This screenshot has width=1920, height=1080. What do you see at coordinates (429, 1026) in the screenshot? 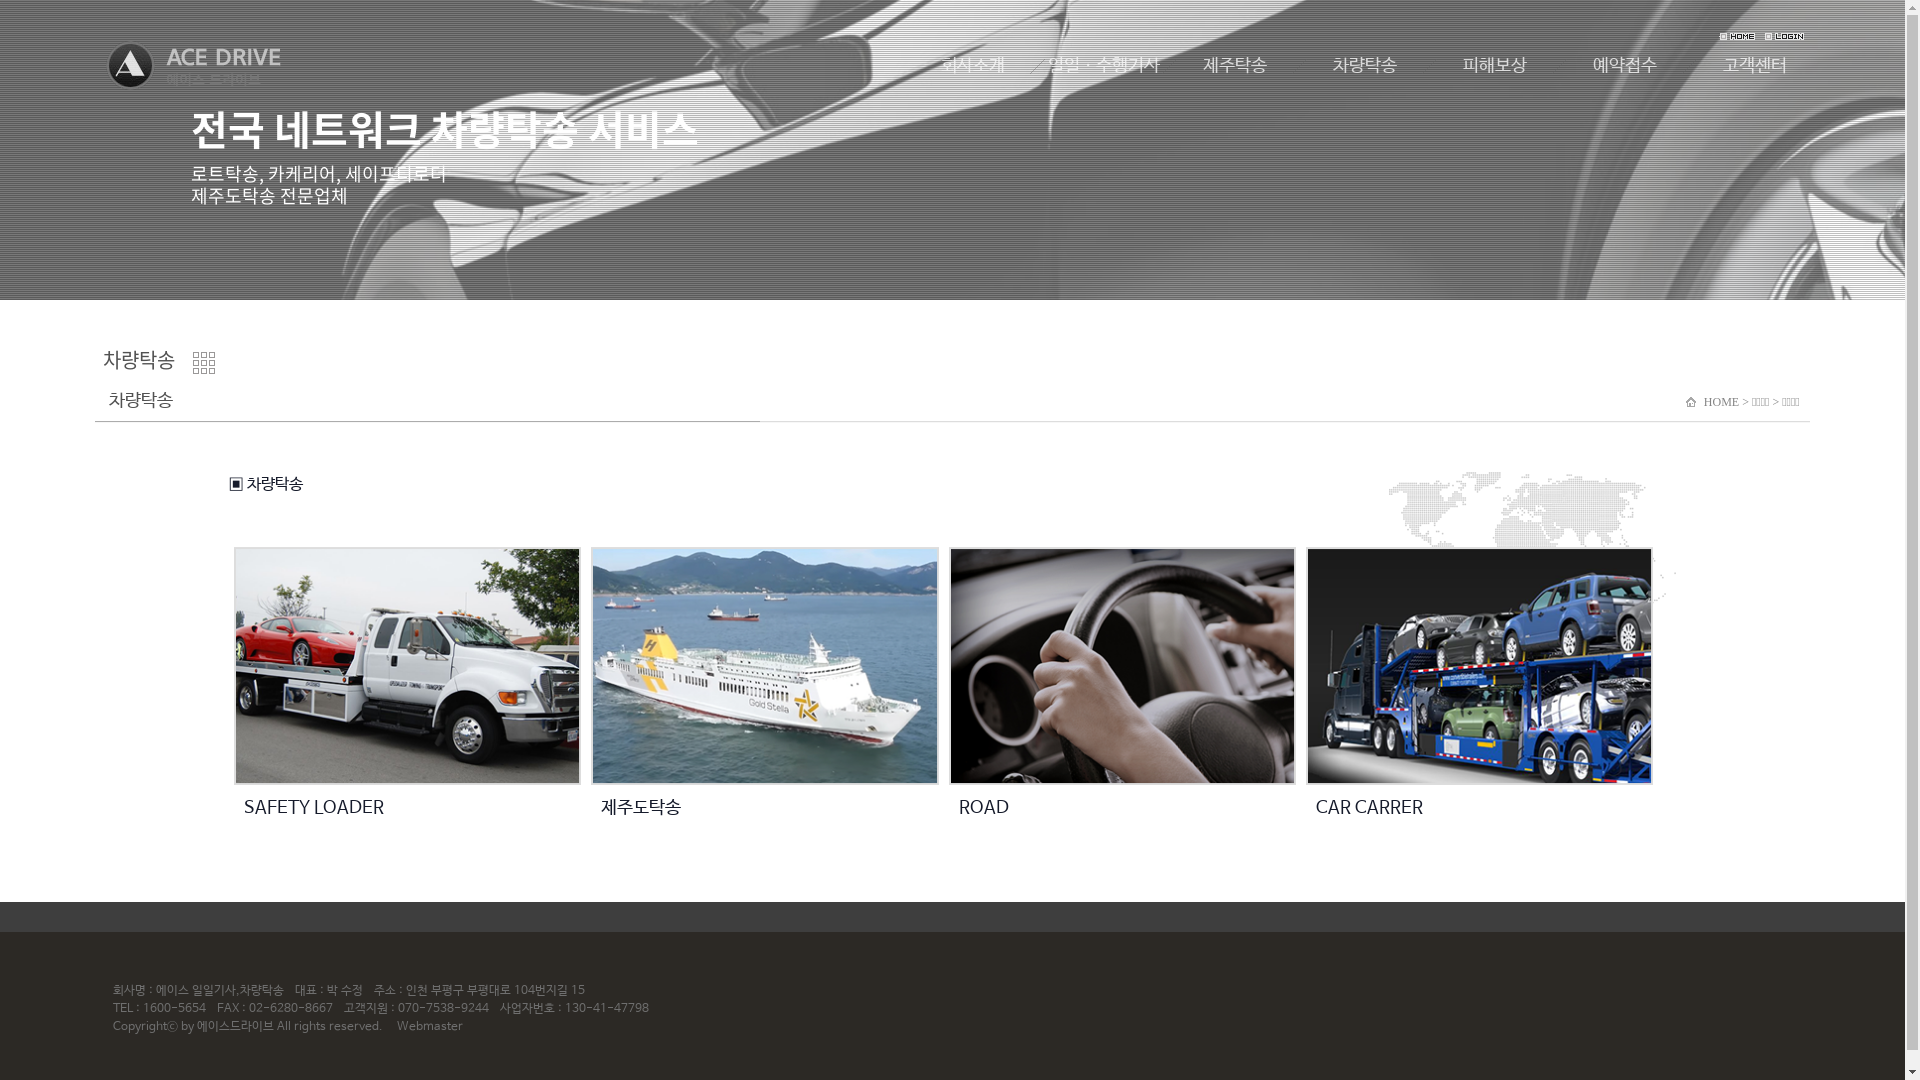
I see `'Webmaster'` at bounding box center [429, 1026].